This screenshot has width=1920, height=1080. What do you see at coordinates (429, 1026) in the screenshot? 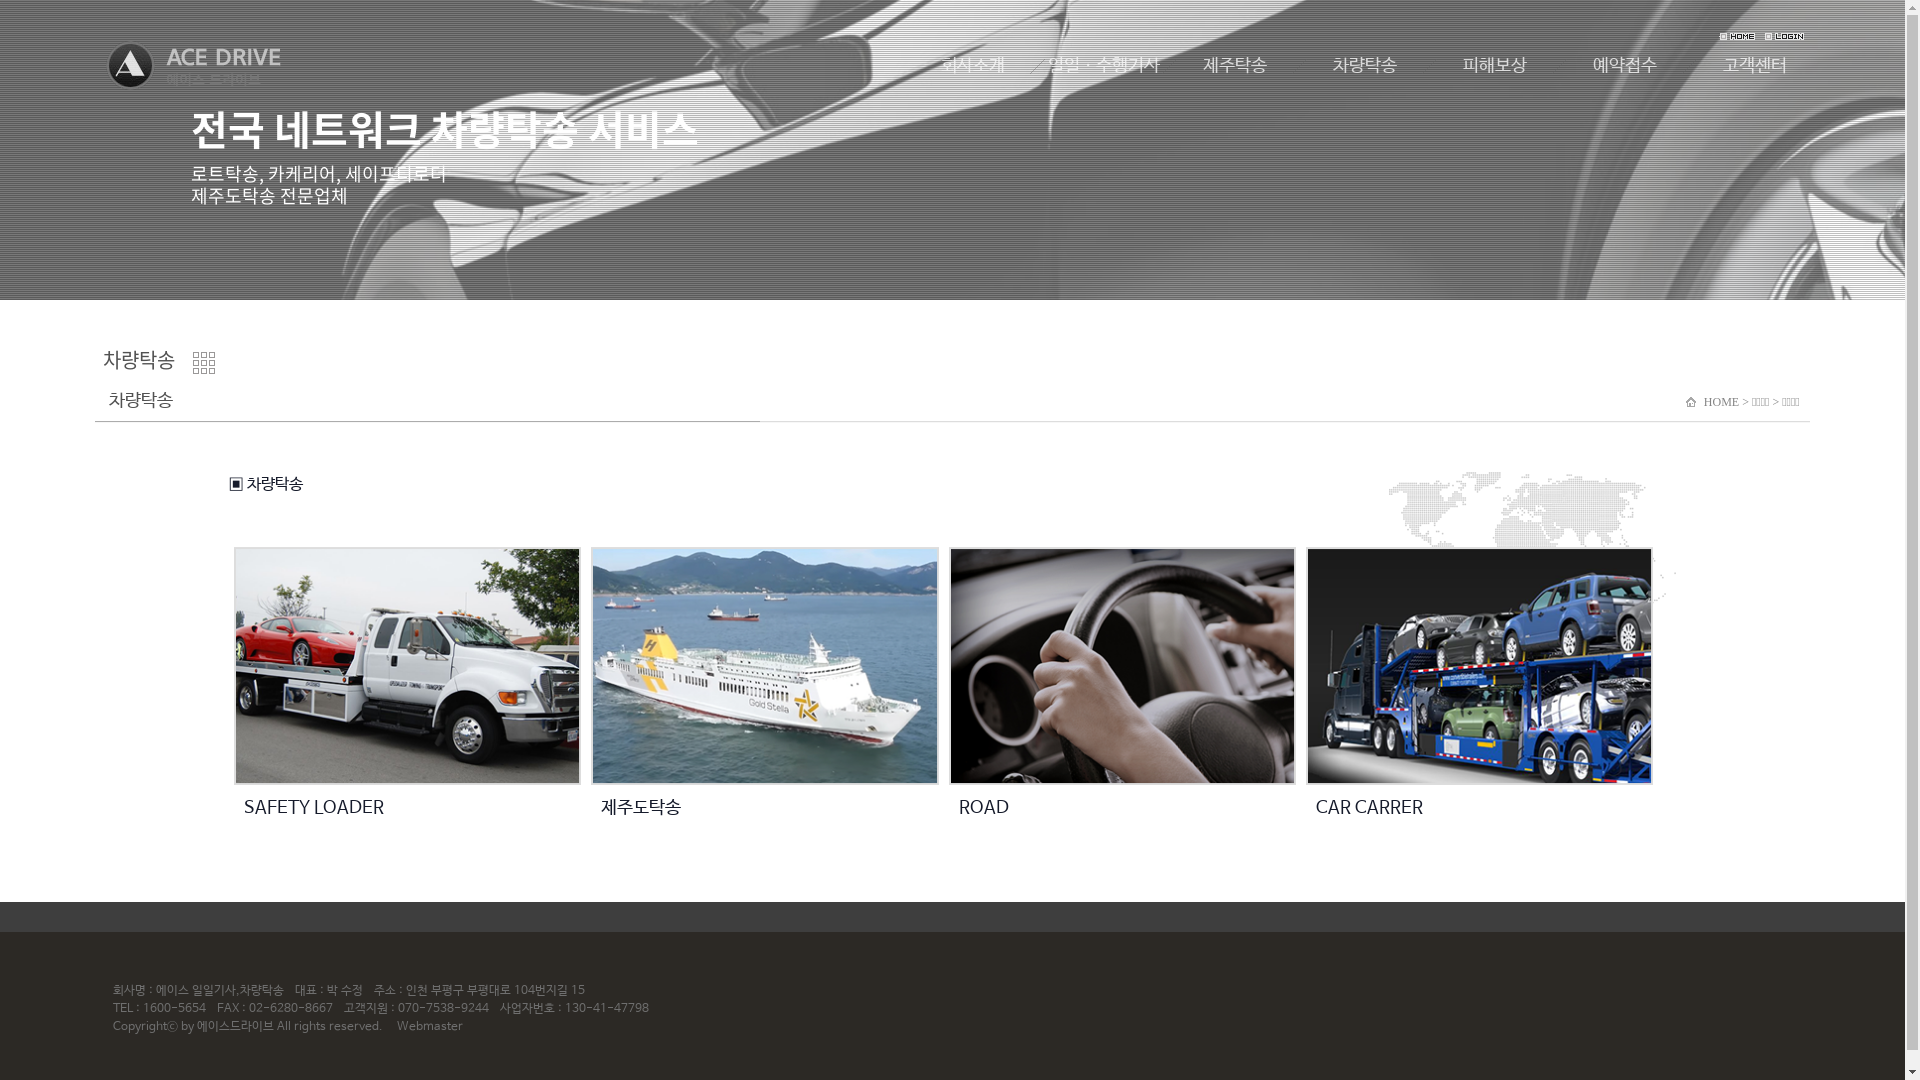
I see `'Webmaster'` at bounding box center [429, 1026].